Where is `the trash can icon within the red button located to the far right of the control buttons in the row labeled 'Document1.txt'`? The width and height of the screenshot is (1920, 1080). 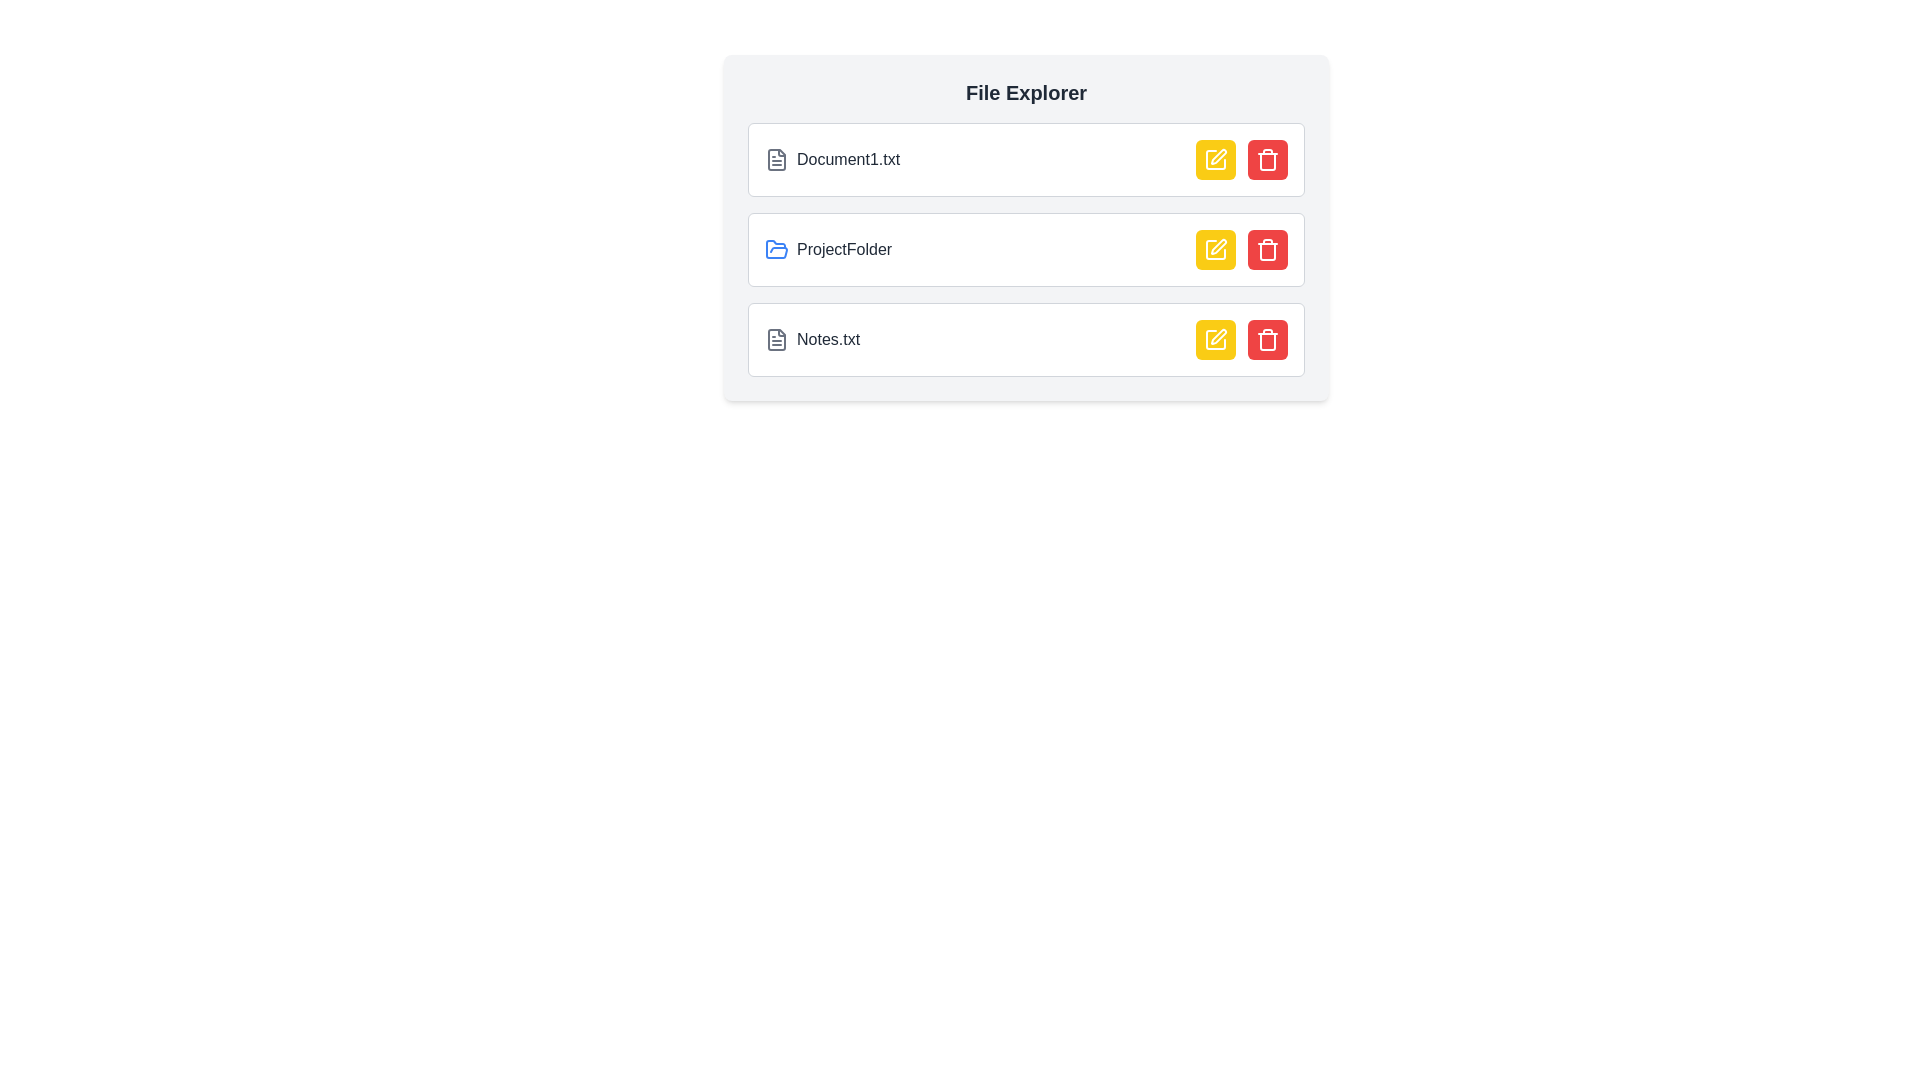 the trash can icon within the red button located to the far right of the control buttons in the row labeled 'Document1.txt' is located at coordinates (1266, 158).